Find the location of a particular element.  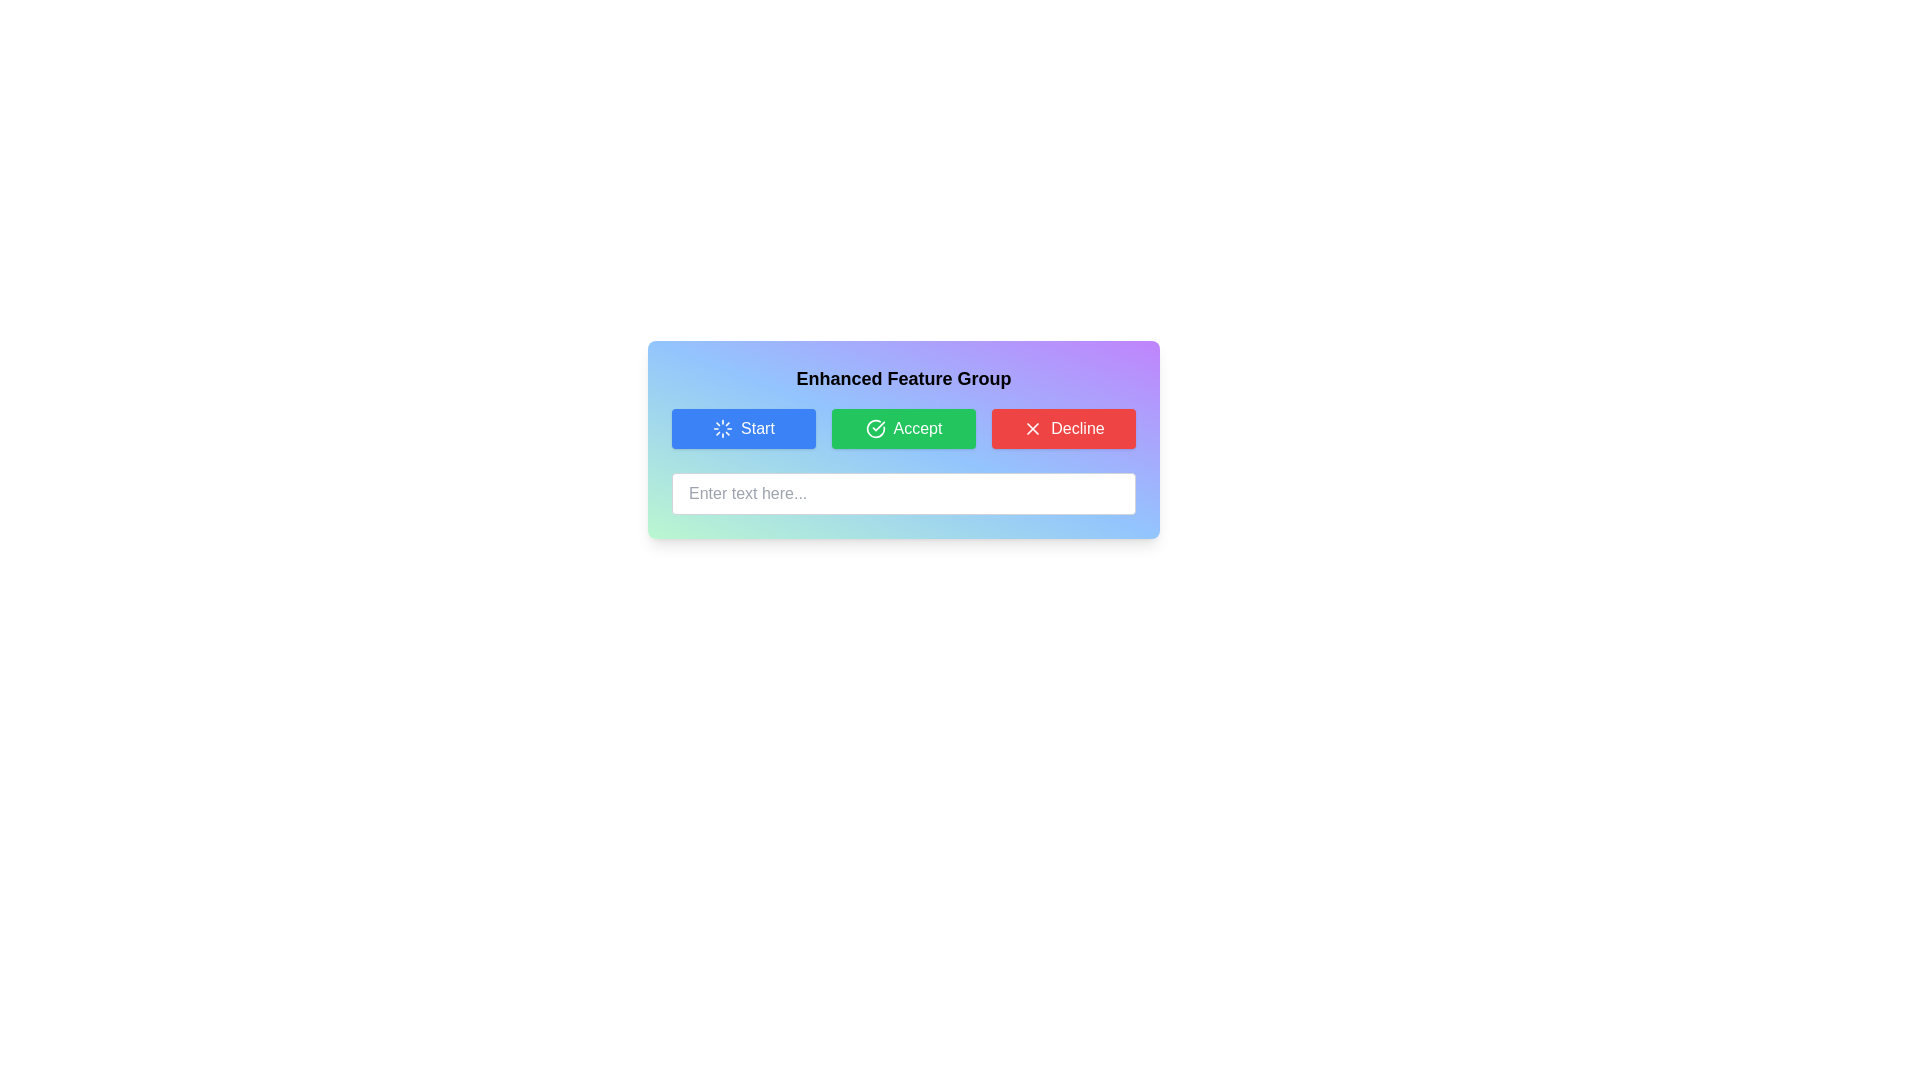

the 'Start' button which has a blue background, white text, and a spinning loader icon is located at coordinates (743, 427).